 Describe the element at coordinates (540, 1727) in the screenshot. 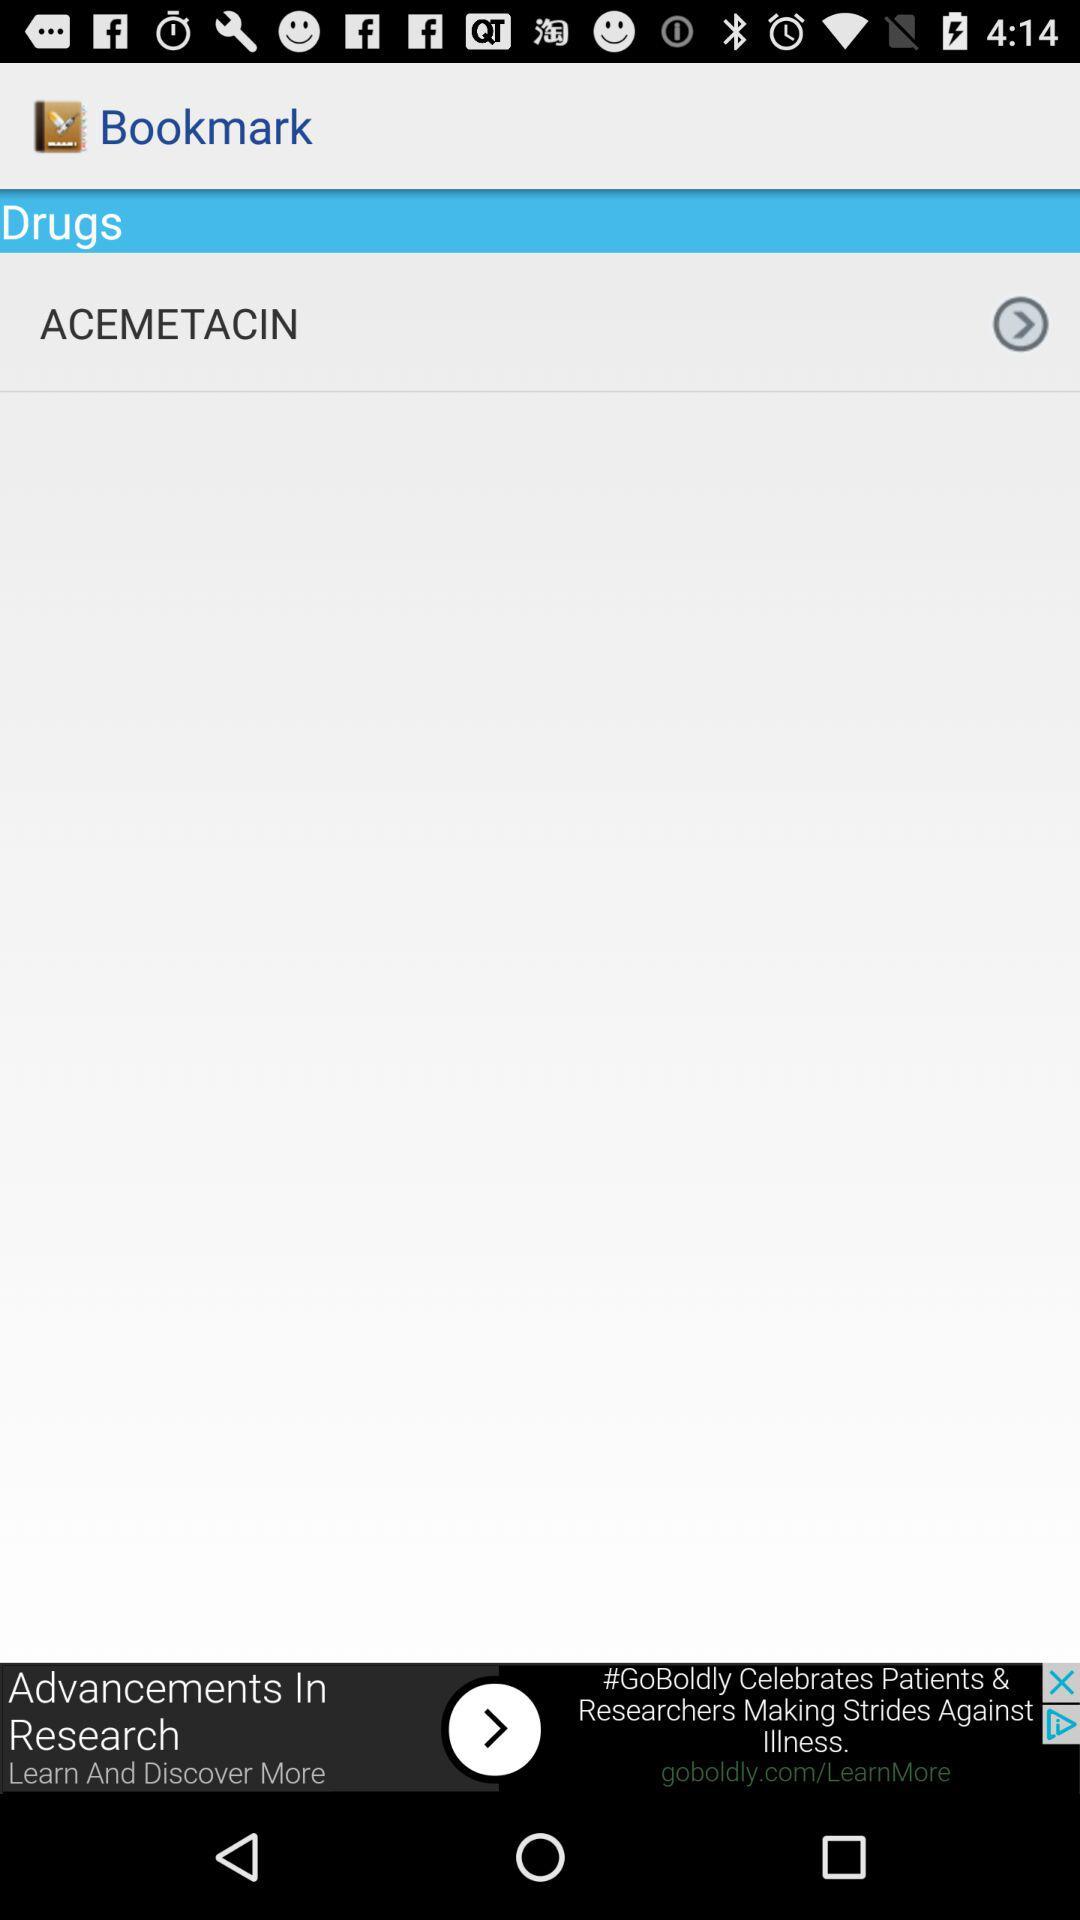

I see `click for more info` at that location.